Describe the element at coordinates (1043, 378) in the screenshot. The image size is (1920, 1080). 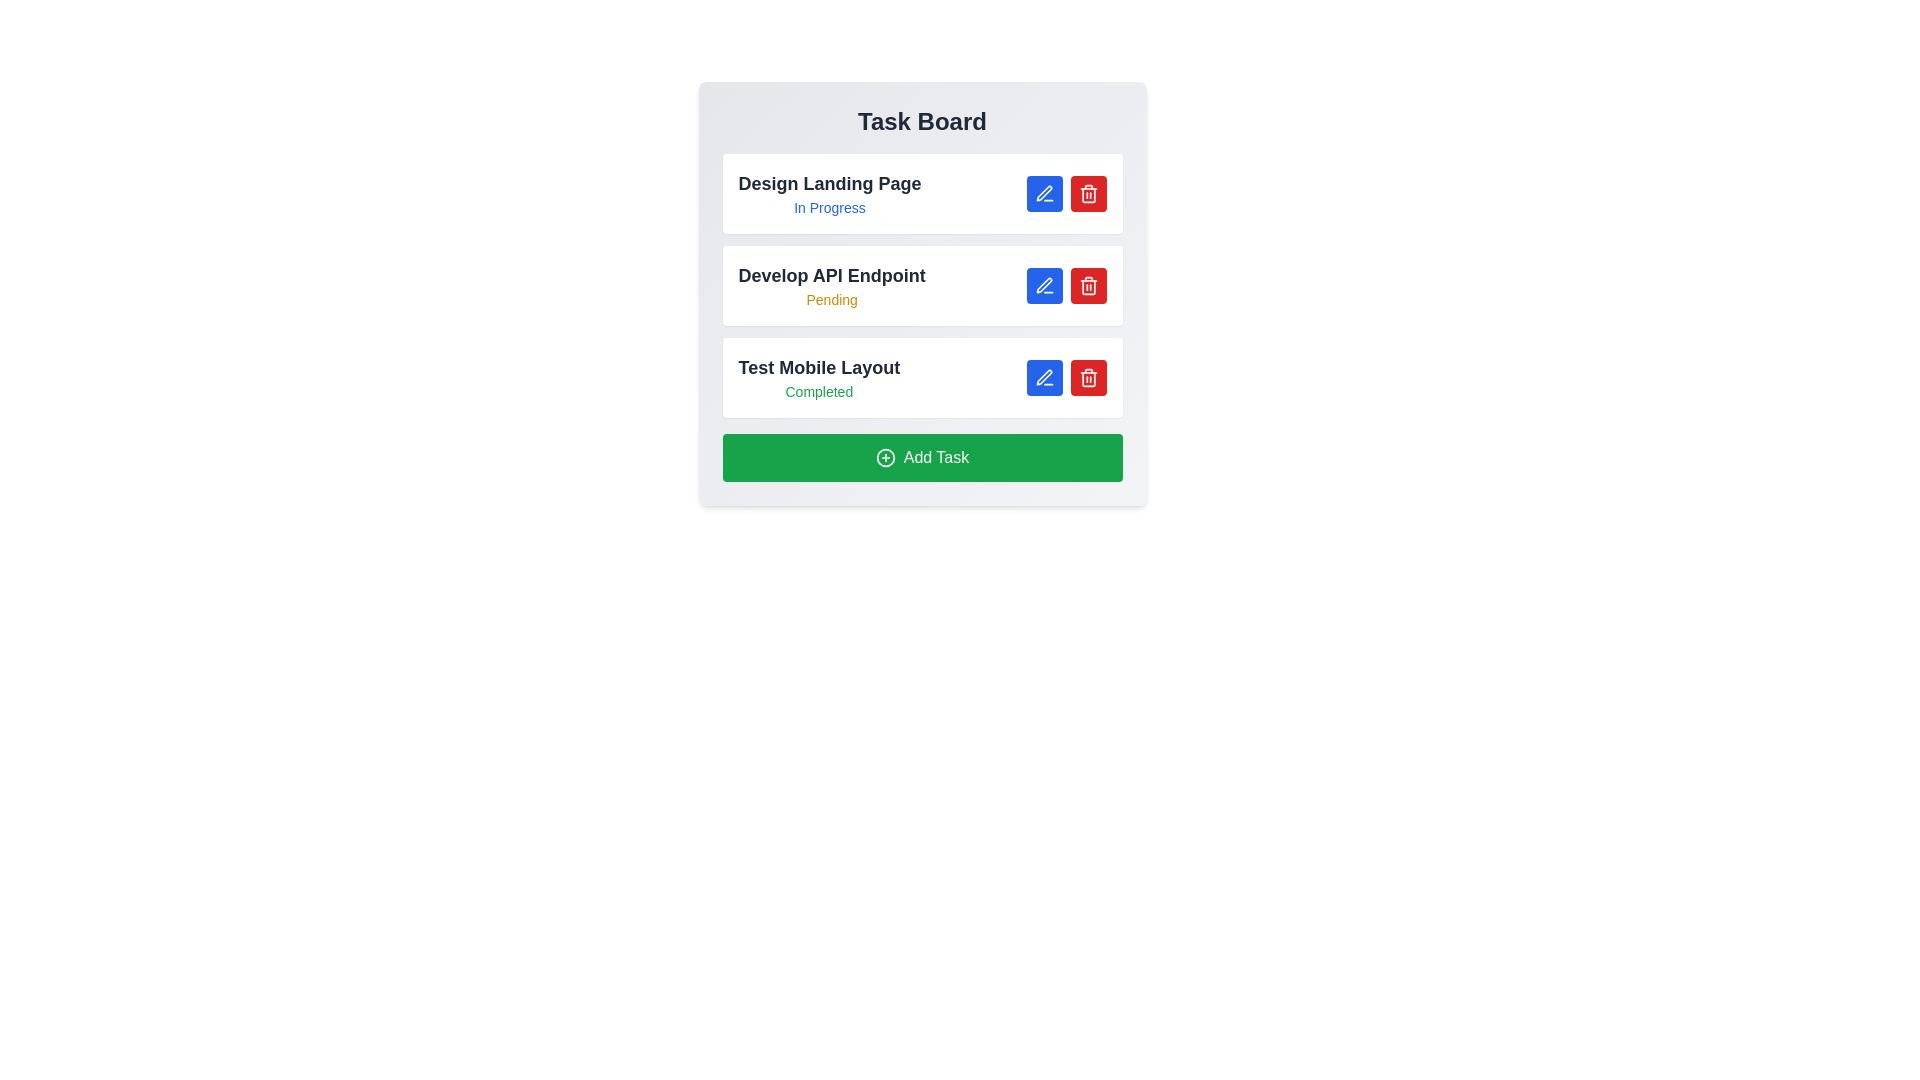
I see `the edit button next to the task with the name Test Mobile Layout` at that location.